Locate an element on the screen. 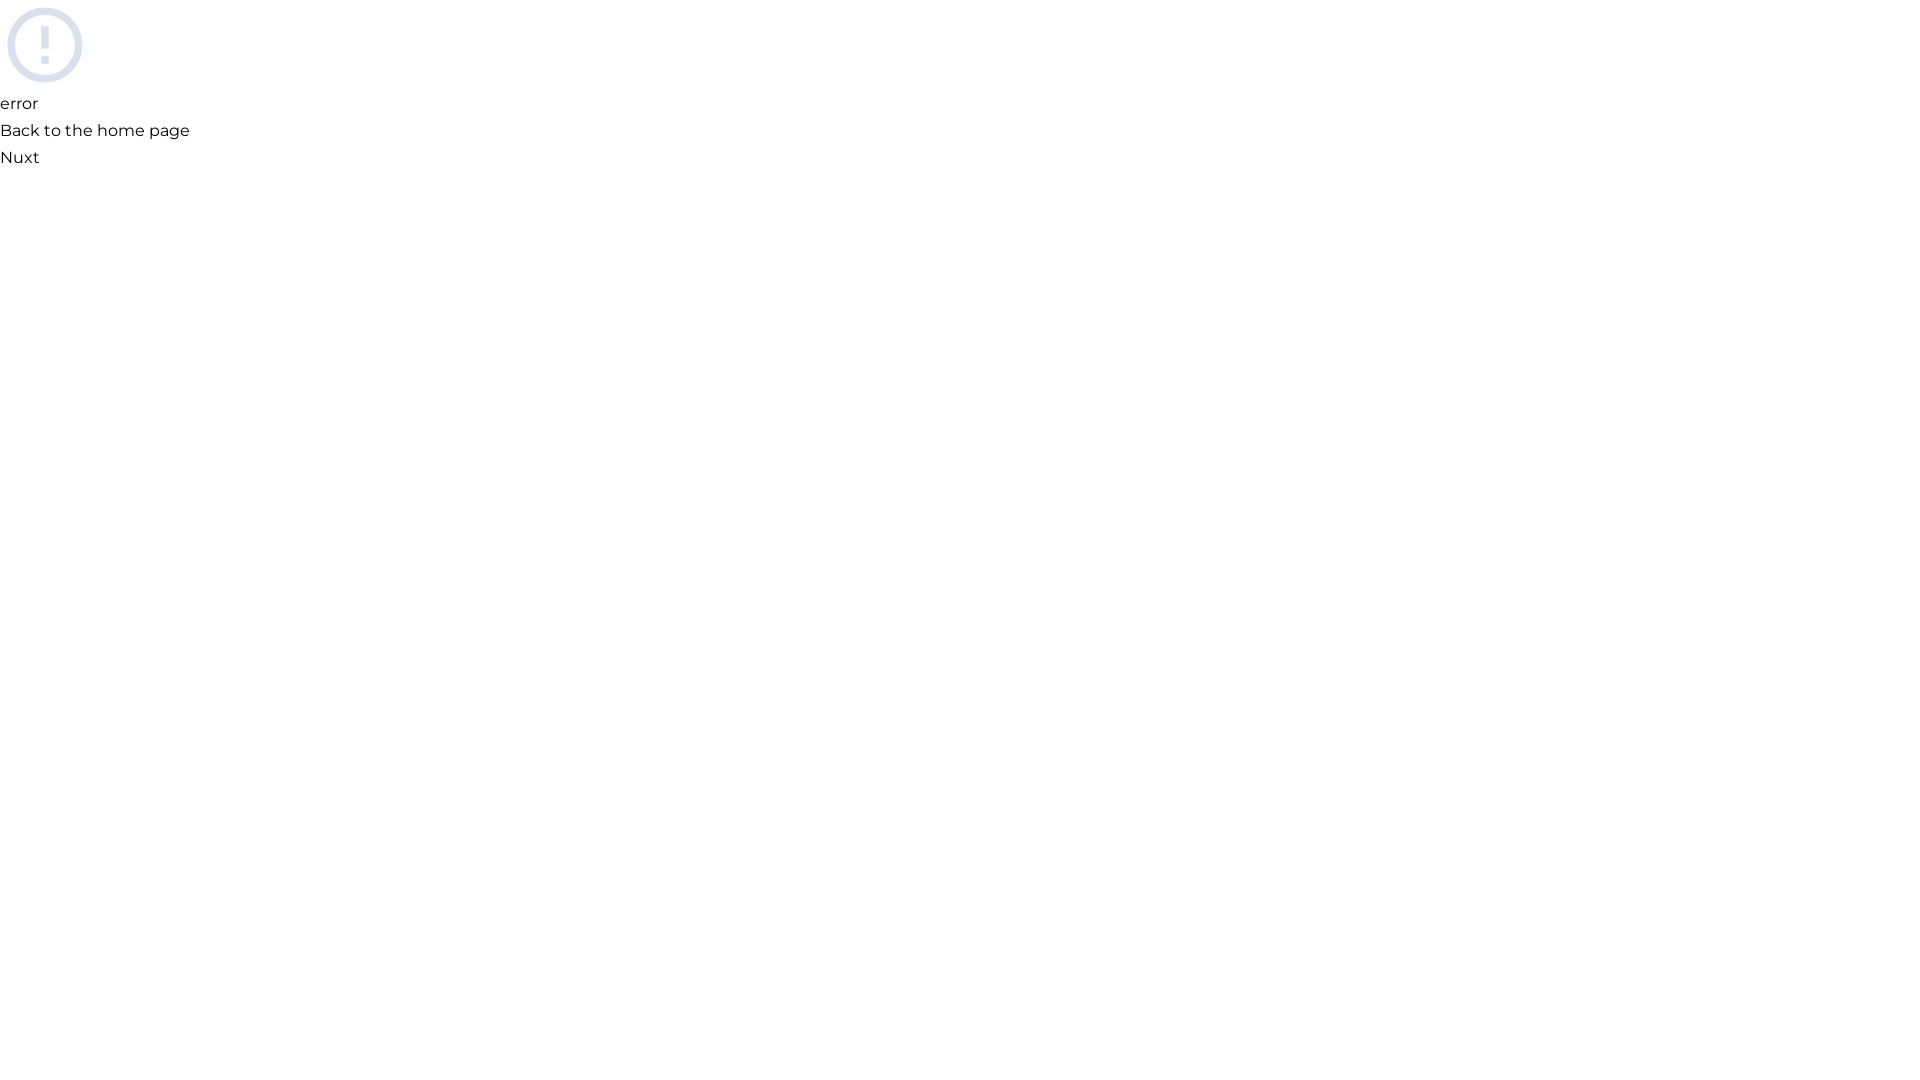 Image resolution: width=1920 pixels, height=1080 pixels. 'Back to the home page' is located at coordinates (94, 130).